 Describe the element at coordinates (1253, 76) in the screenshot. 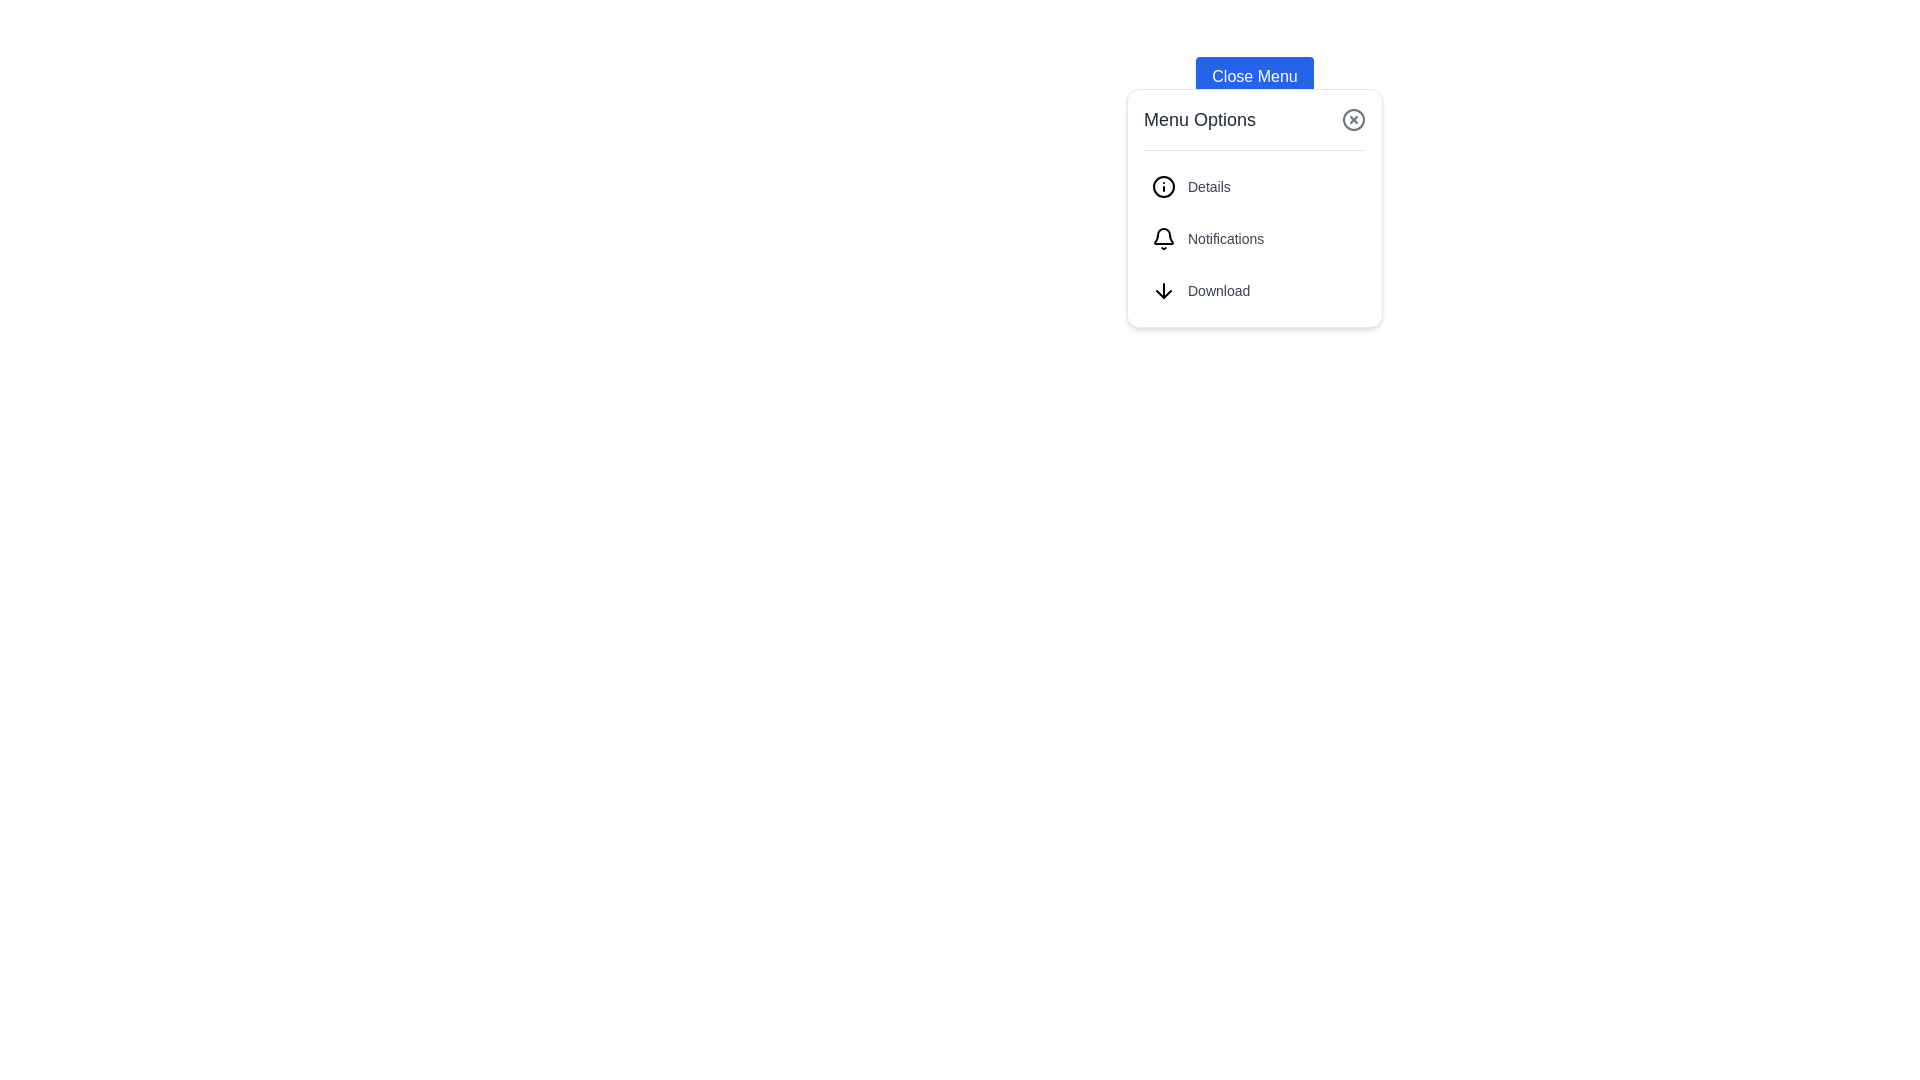

I see `the blue 'Close Menu' button with rounded edges located near the upper-middle section of the modal` at that location.